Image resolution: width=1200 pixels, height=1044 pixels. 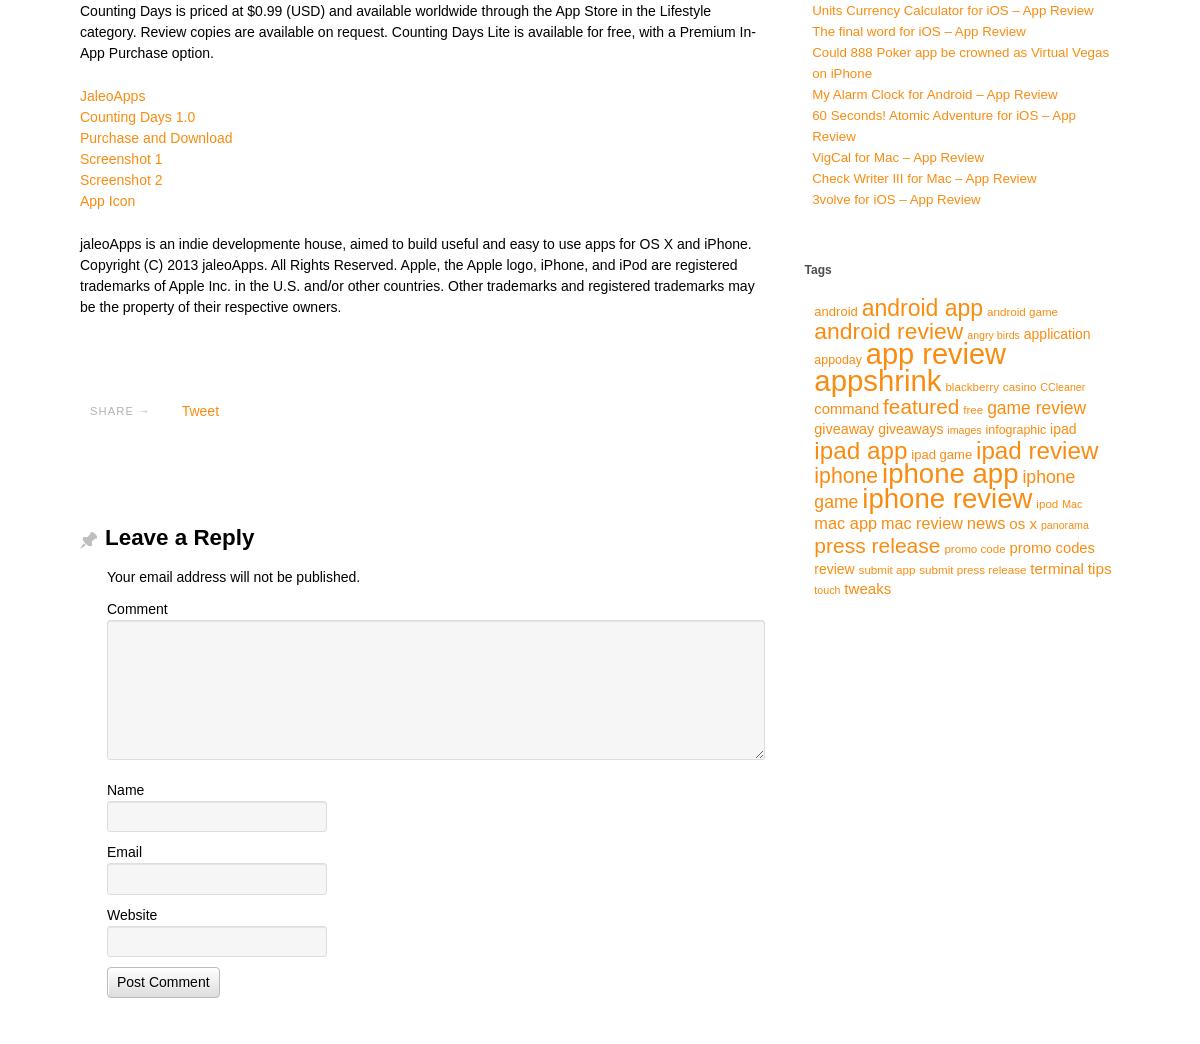 I want to click on 'android', so click(x=834, y=310).